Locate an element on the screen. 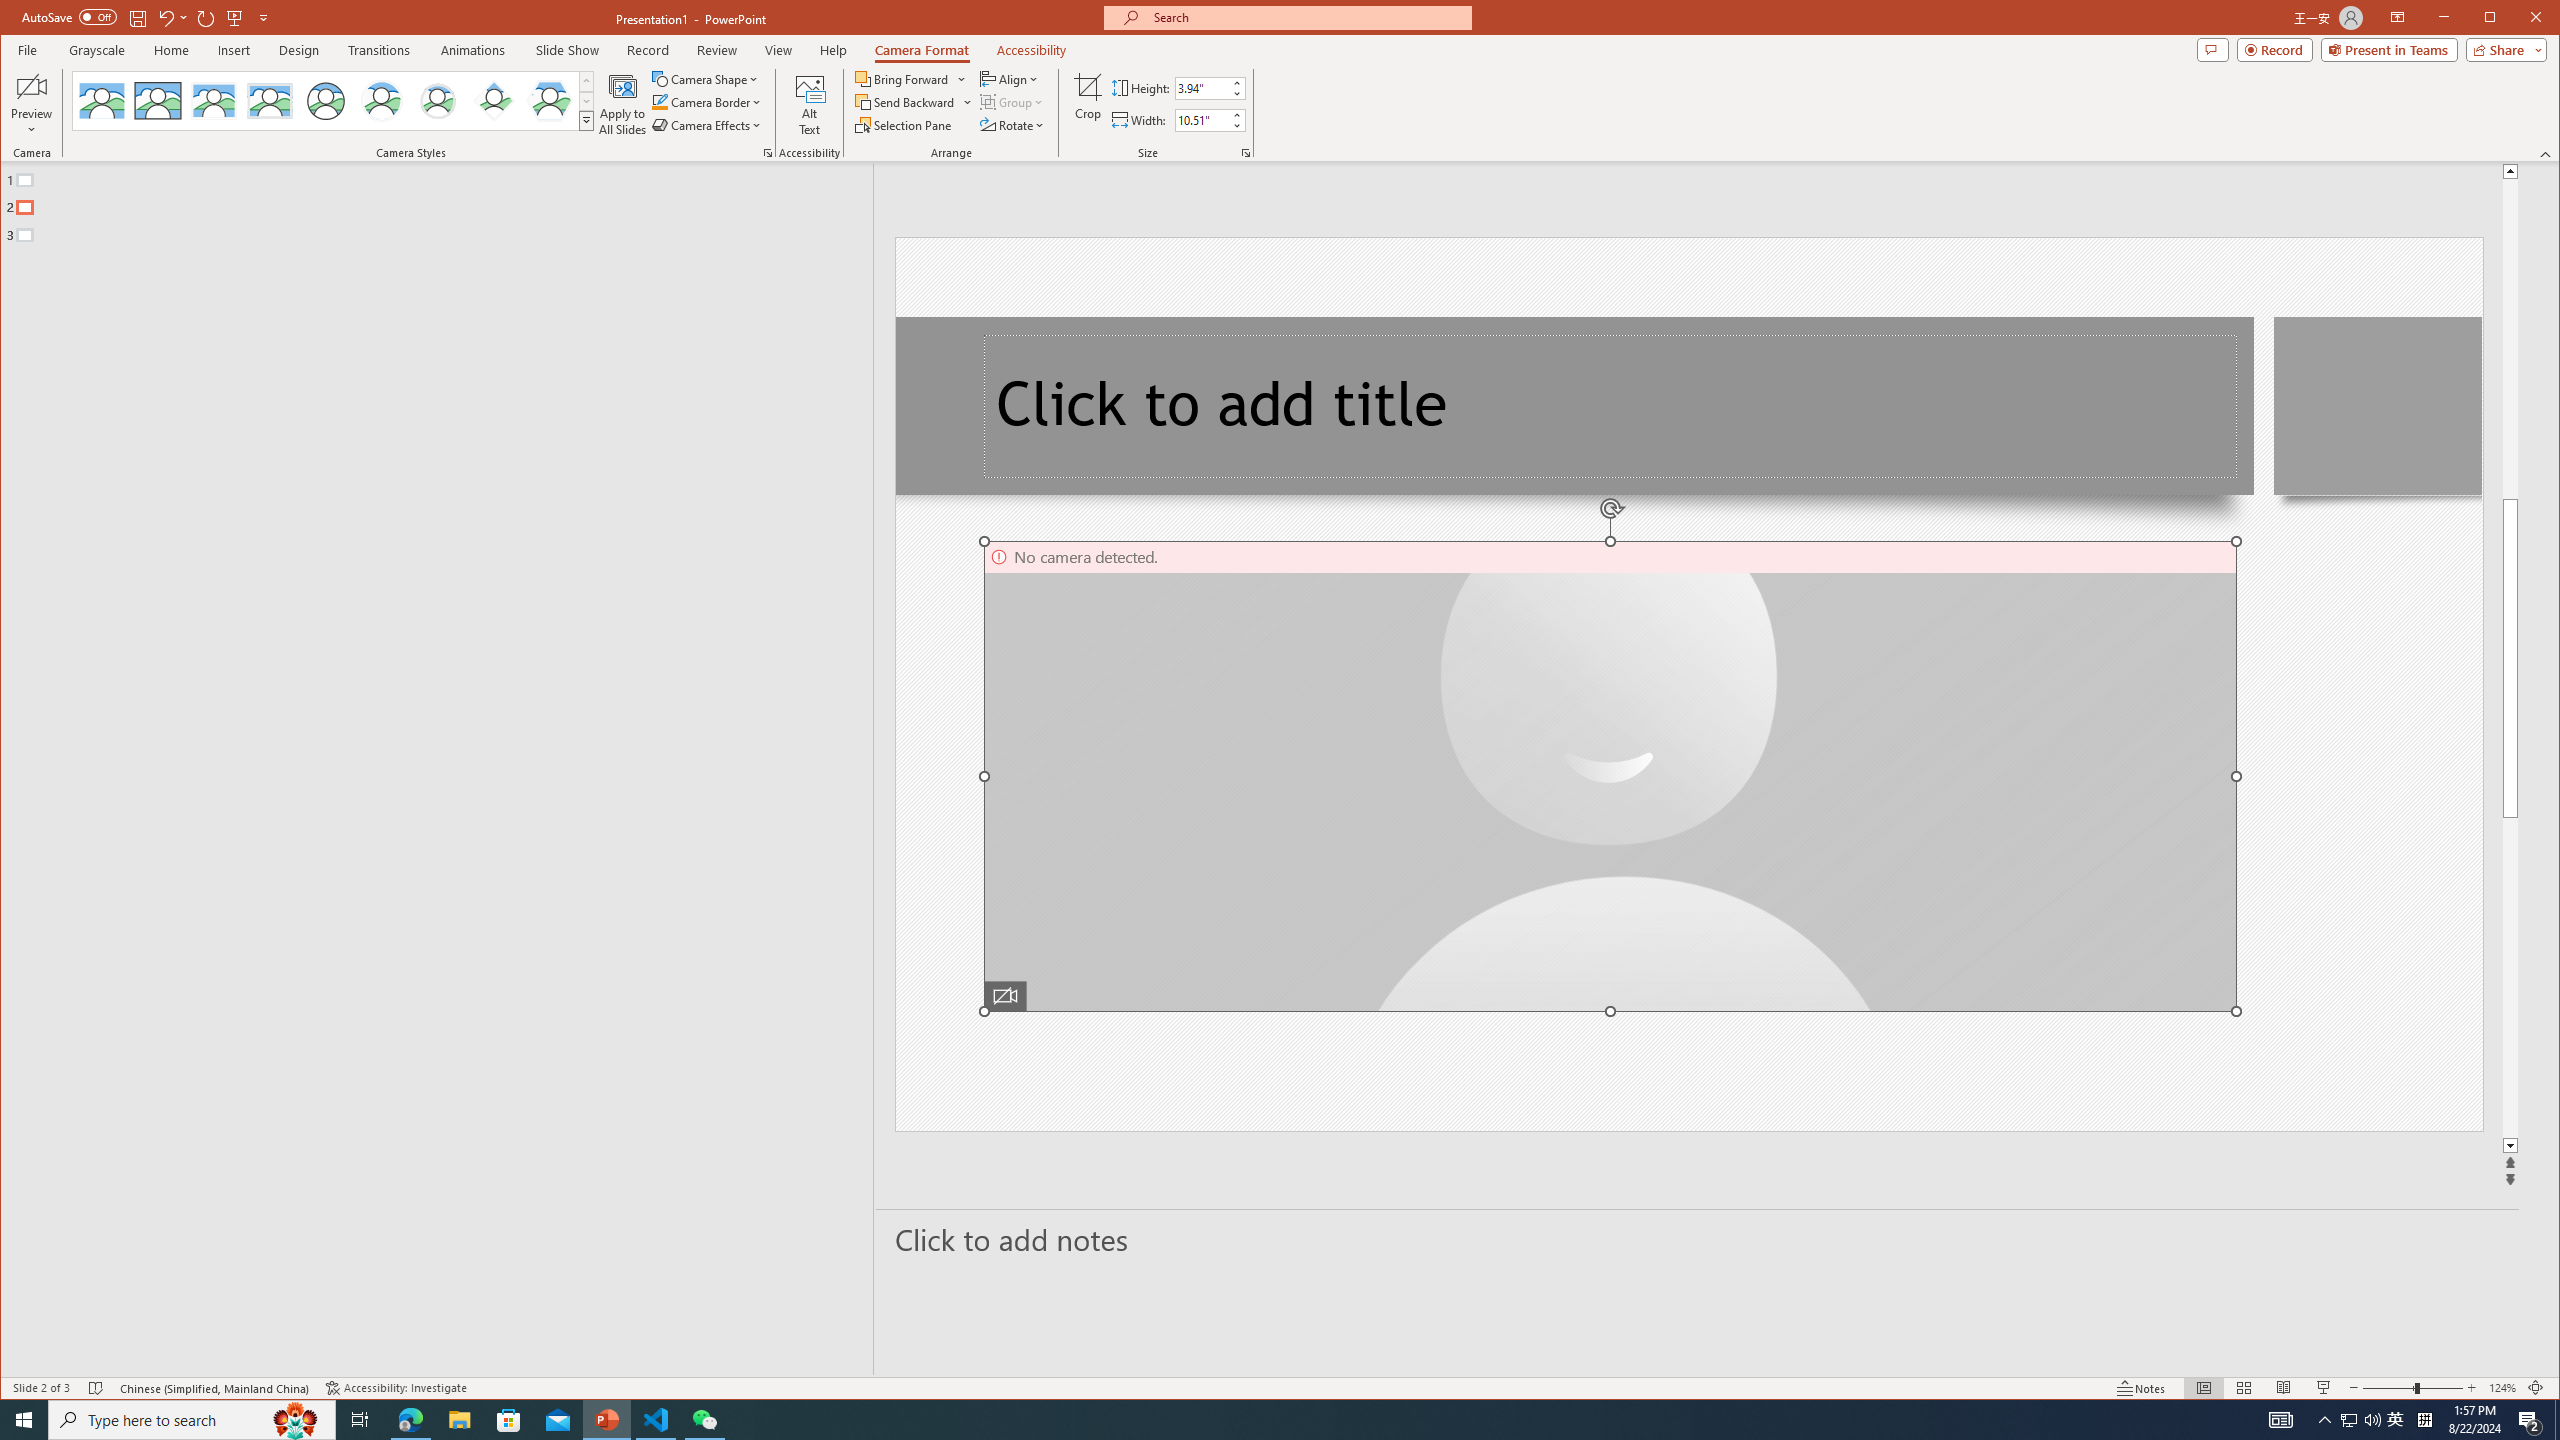 The height and width of the screenshot is (1440, 2560). 'Camera Effects' is located at coordinates (709, 125).